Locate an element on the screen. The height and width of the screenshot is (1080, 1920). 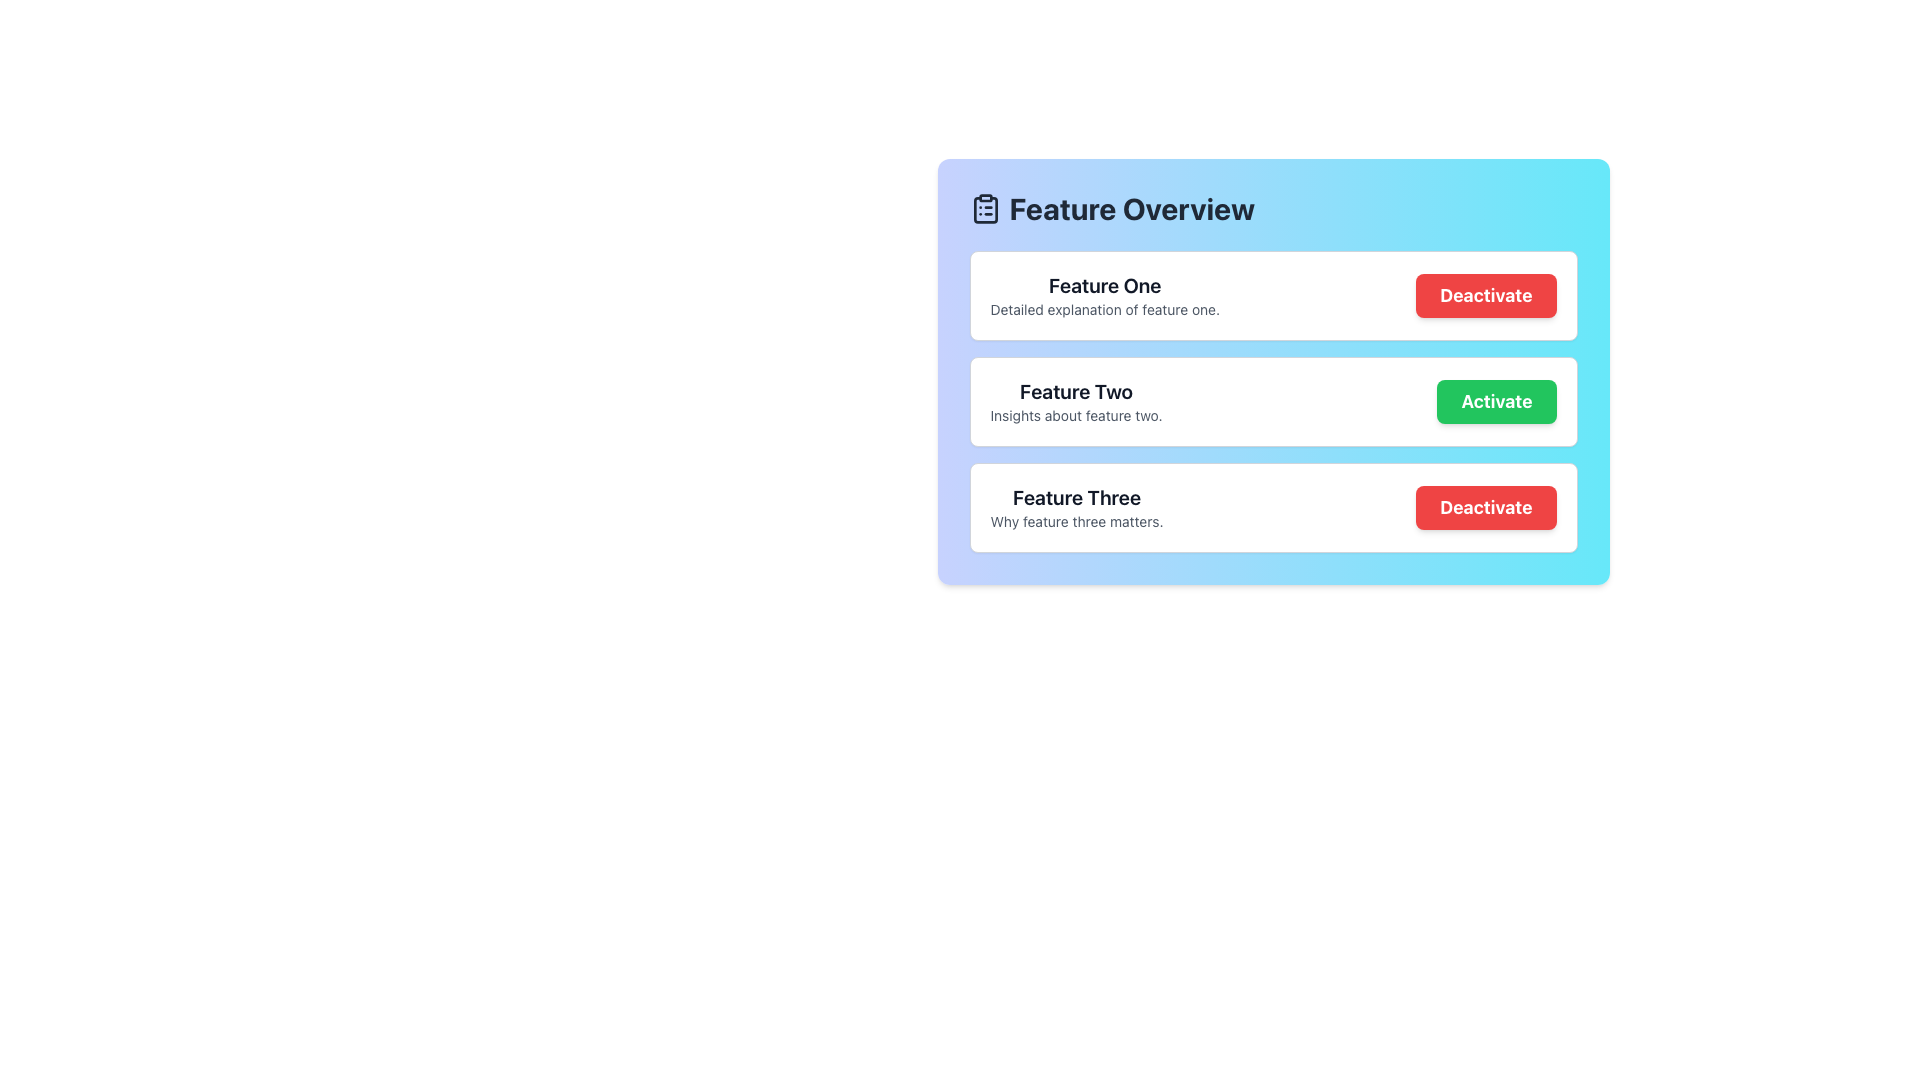
the List item containing the title 'Feature Two' and the green button labeled 'Activate' is located at coordinates (1272, 401).